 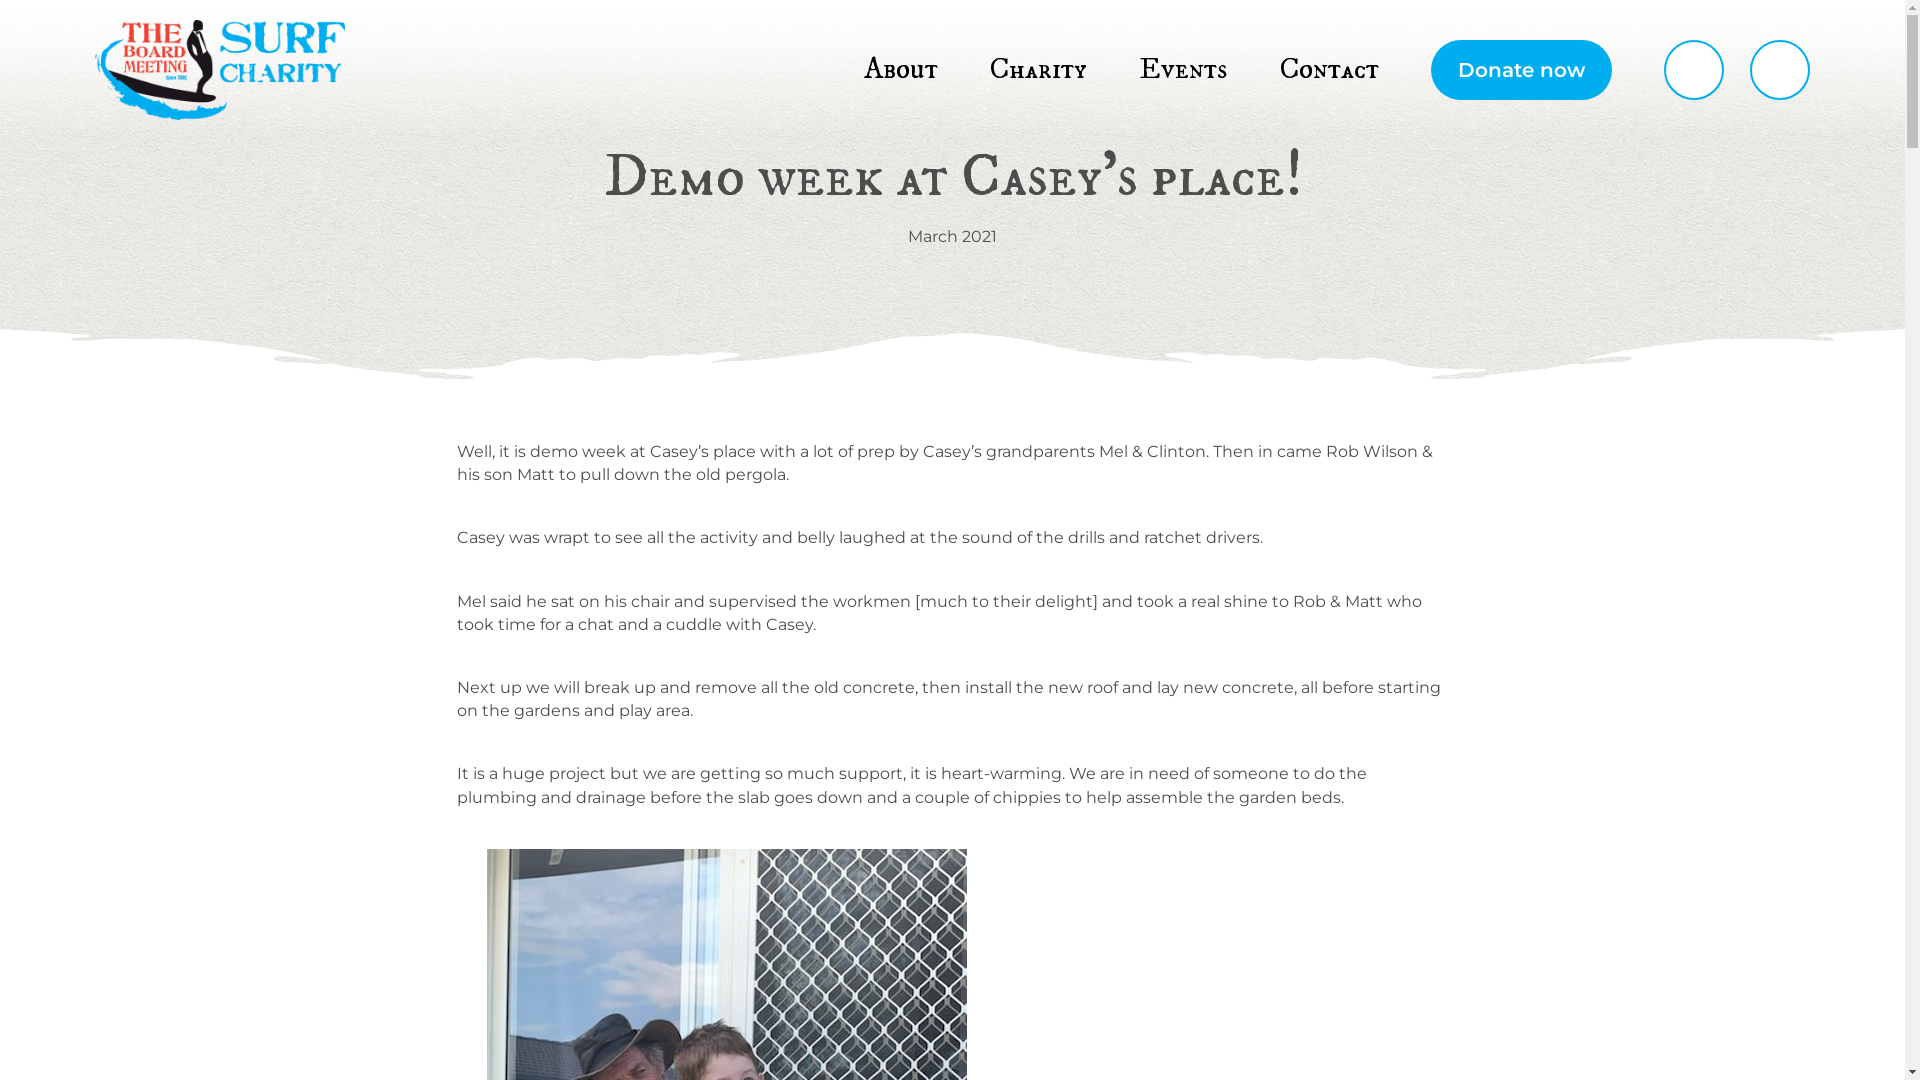 What do you see at coordinates (1183, 68) in the screenshot?
I see `'Events'` at bounding box center [1183, 68].